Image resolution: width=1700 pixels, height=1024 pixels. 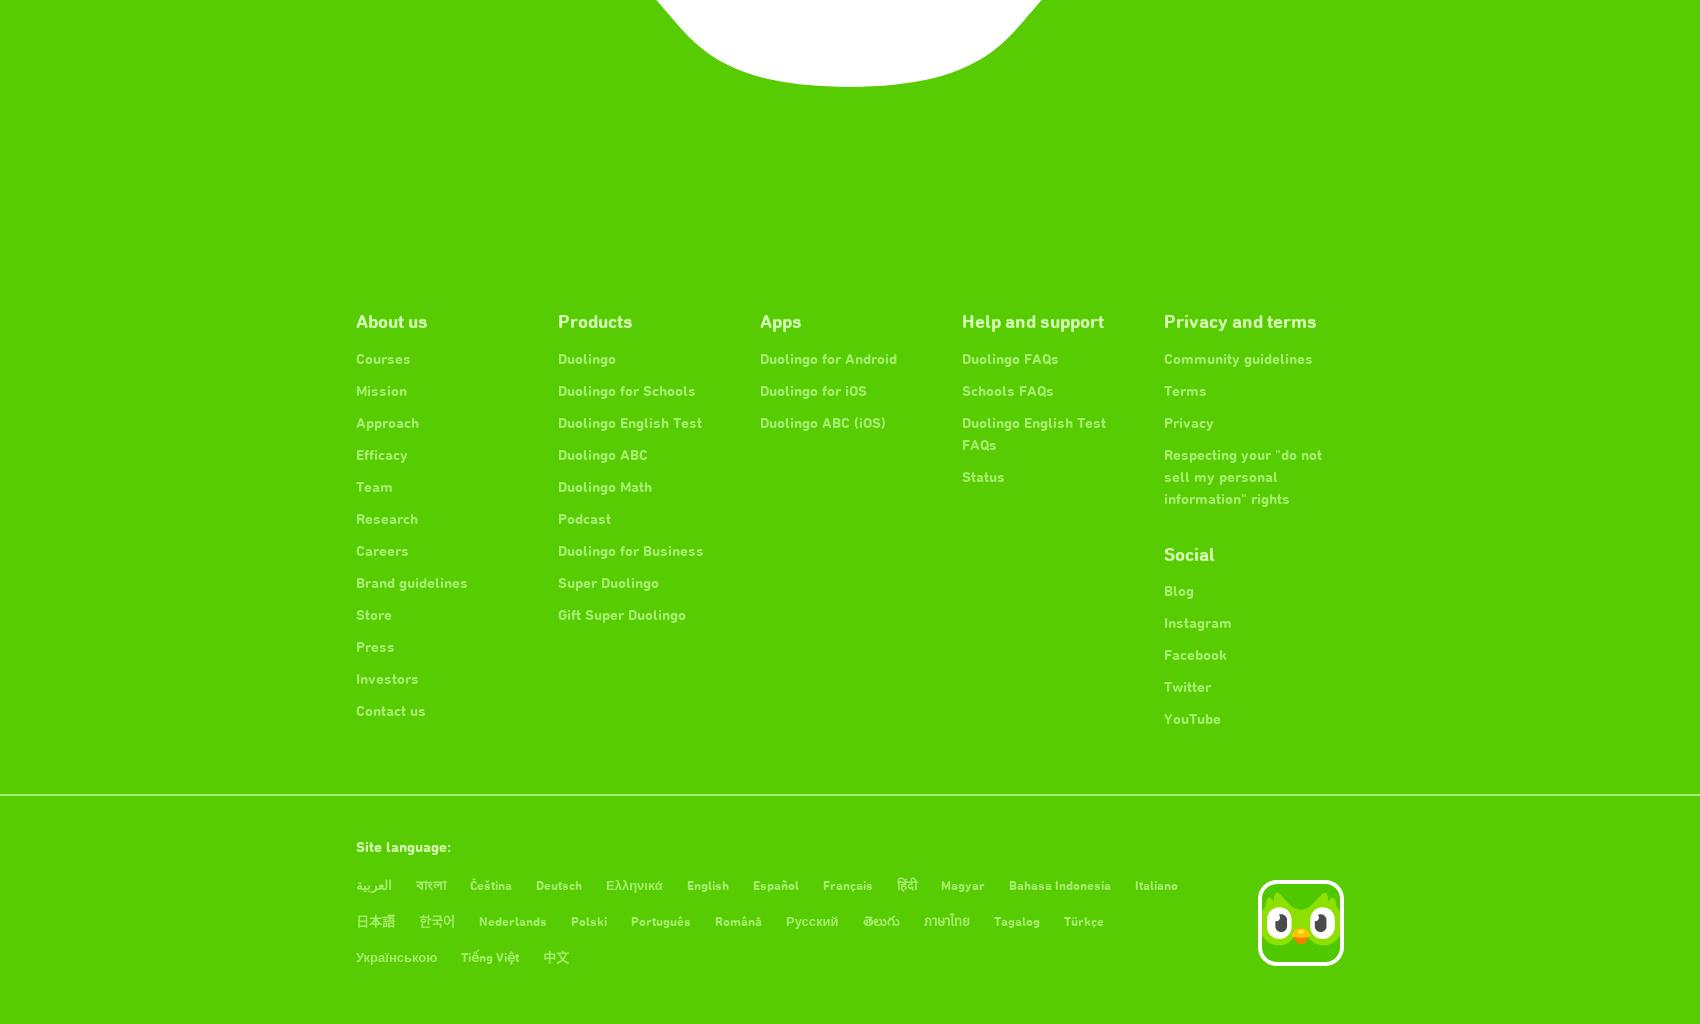 I want to click on 'Efficacy', so click(x=380, y=454).